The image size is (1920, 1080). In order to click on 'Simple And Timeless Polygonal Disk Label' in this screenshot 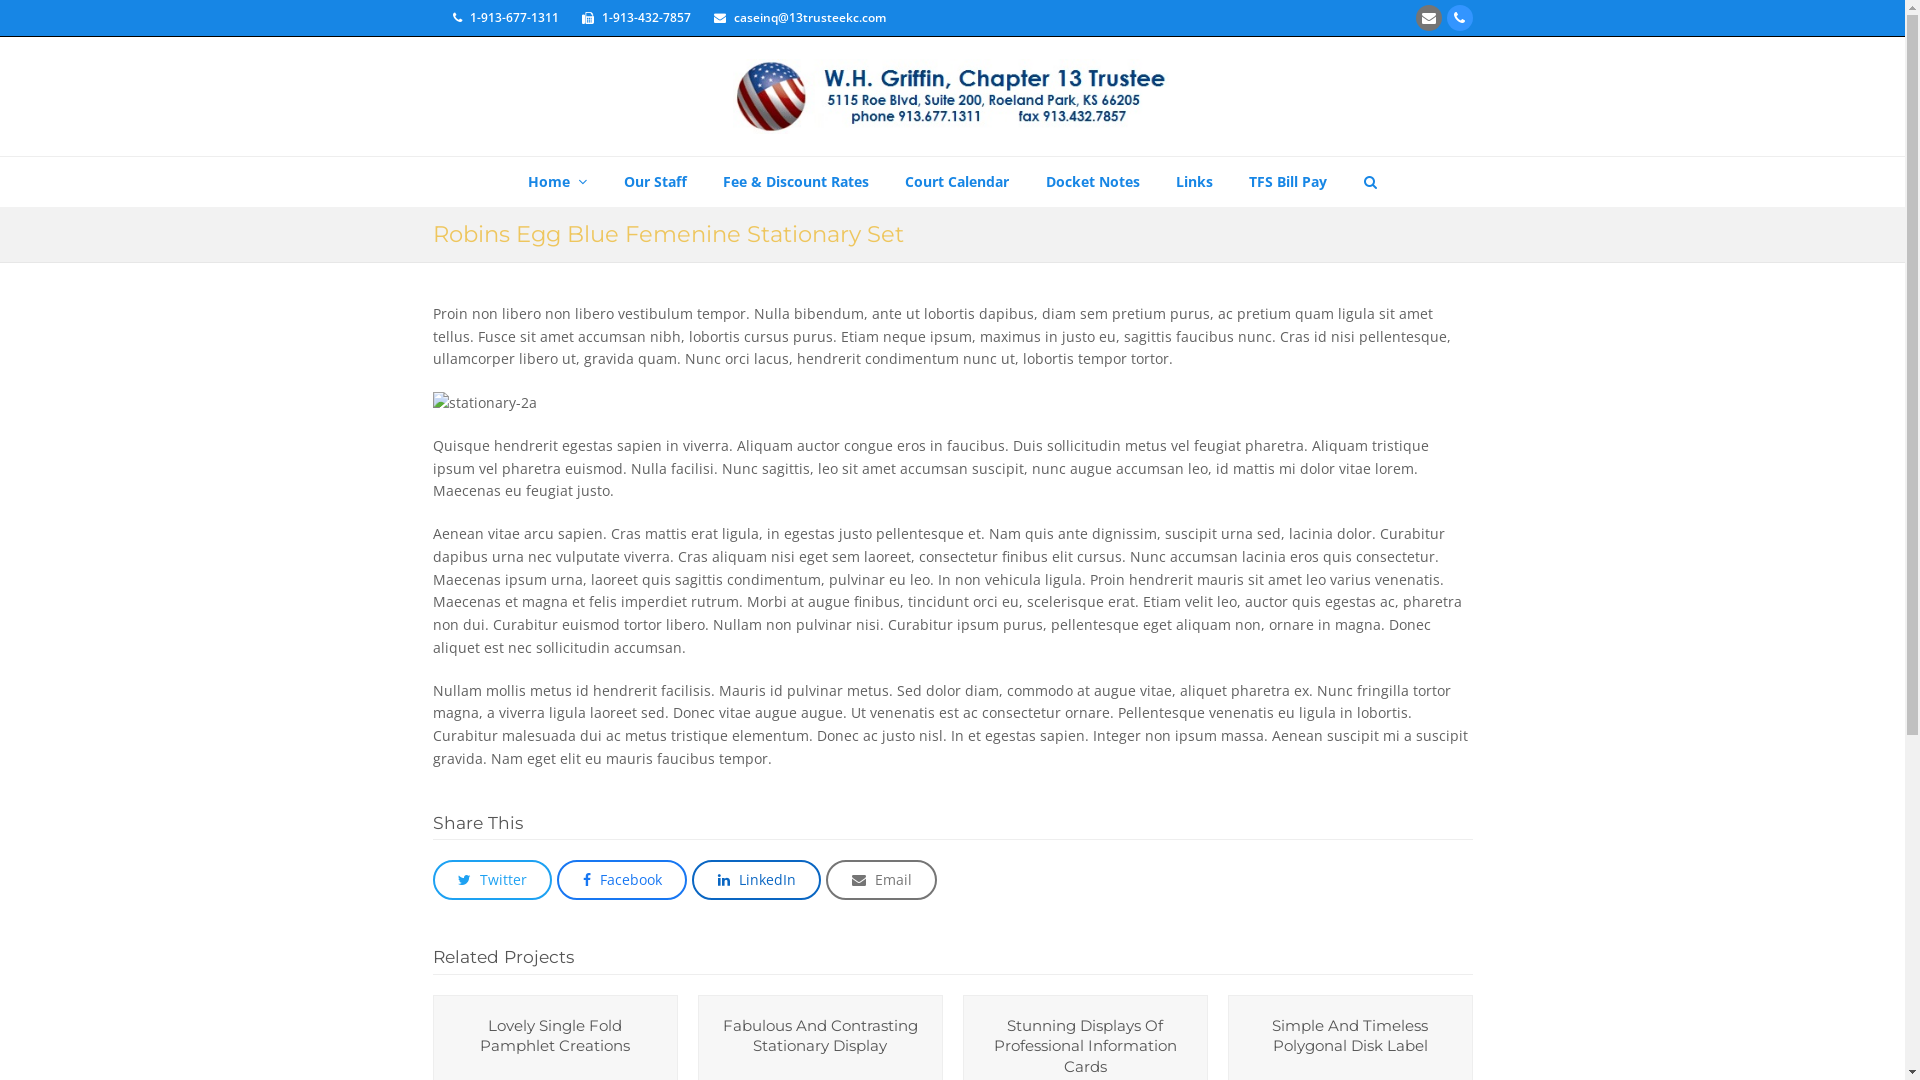, I will do `click(1349, 1035)`.